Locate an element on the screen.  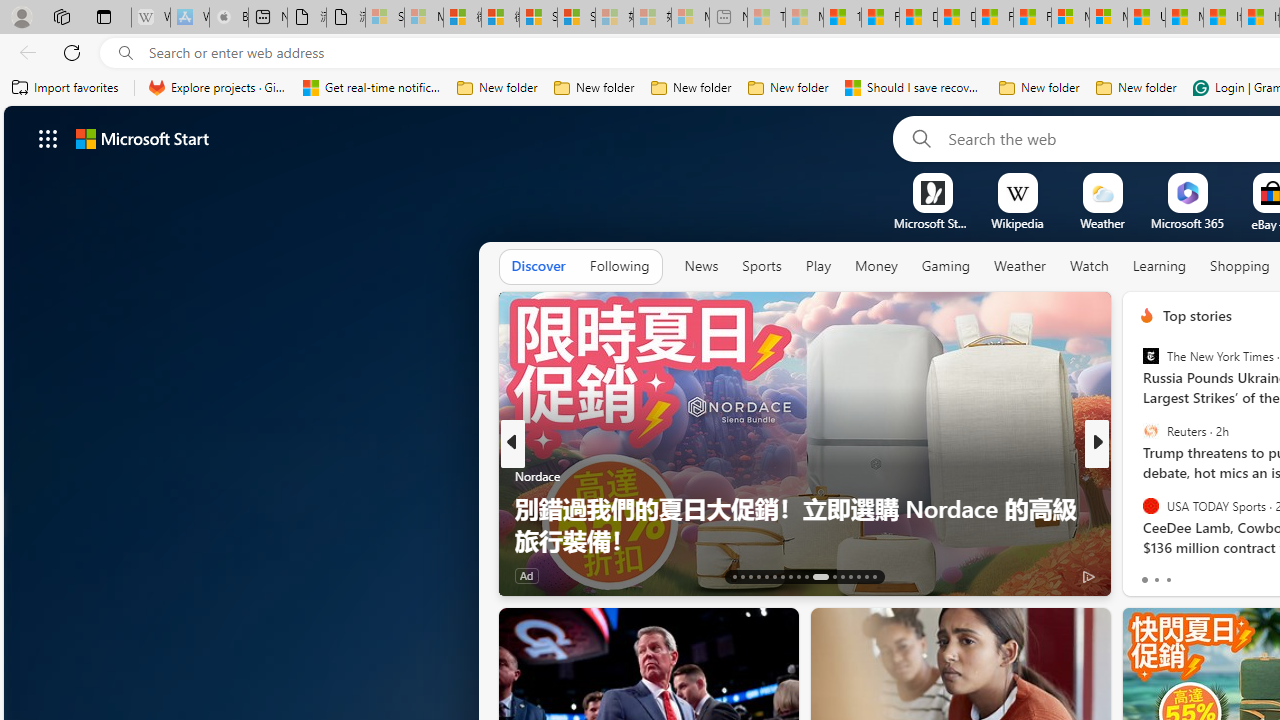
'Play' is located at coordinates (818, 266).